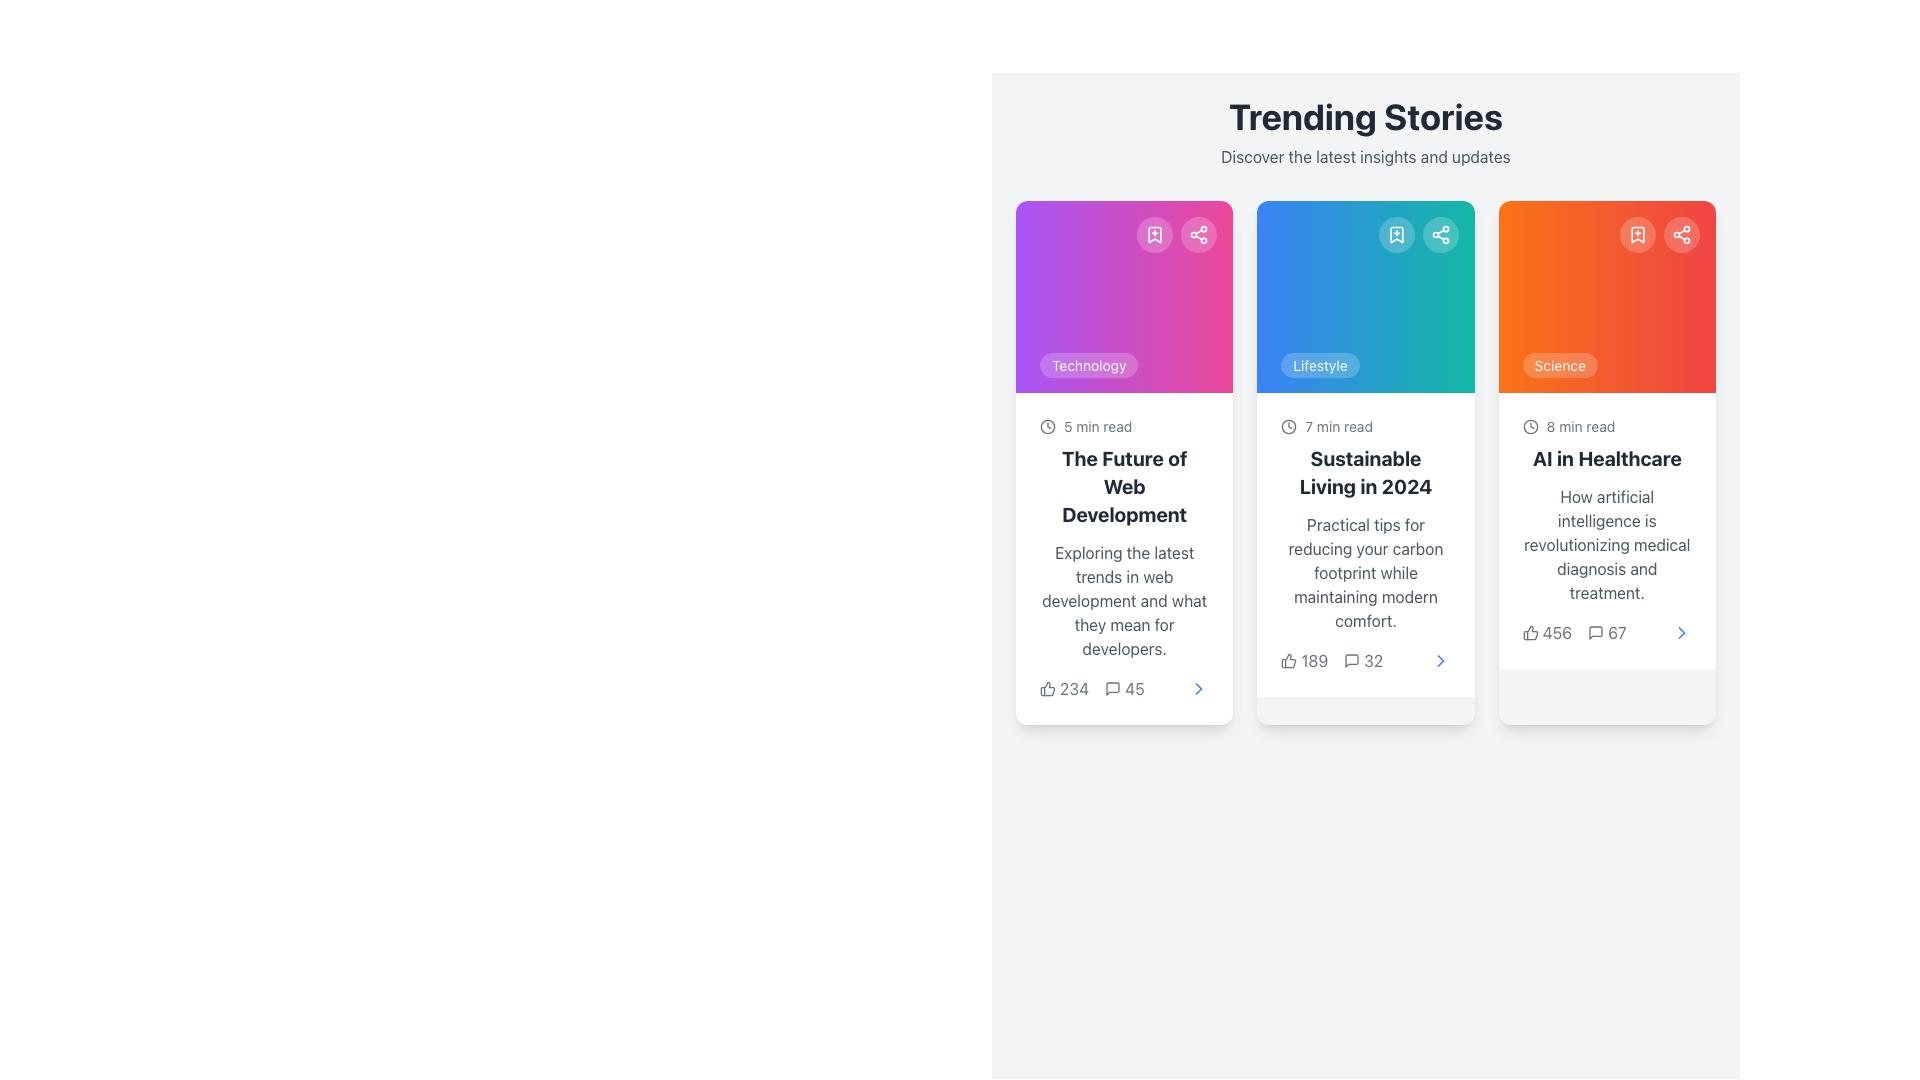 The height and width of the screenshot is (1080, 1920). What do you see at coordinates (1680, 234) in the screenshot?
I see `the share button located at the top-right corner of the 'AI in Healthcare' card` at bounding box center [1680, 234].